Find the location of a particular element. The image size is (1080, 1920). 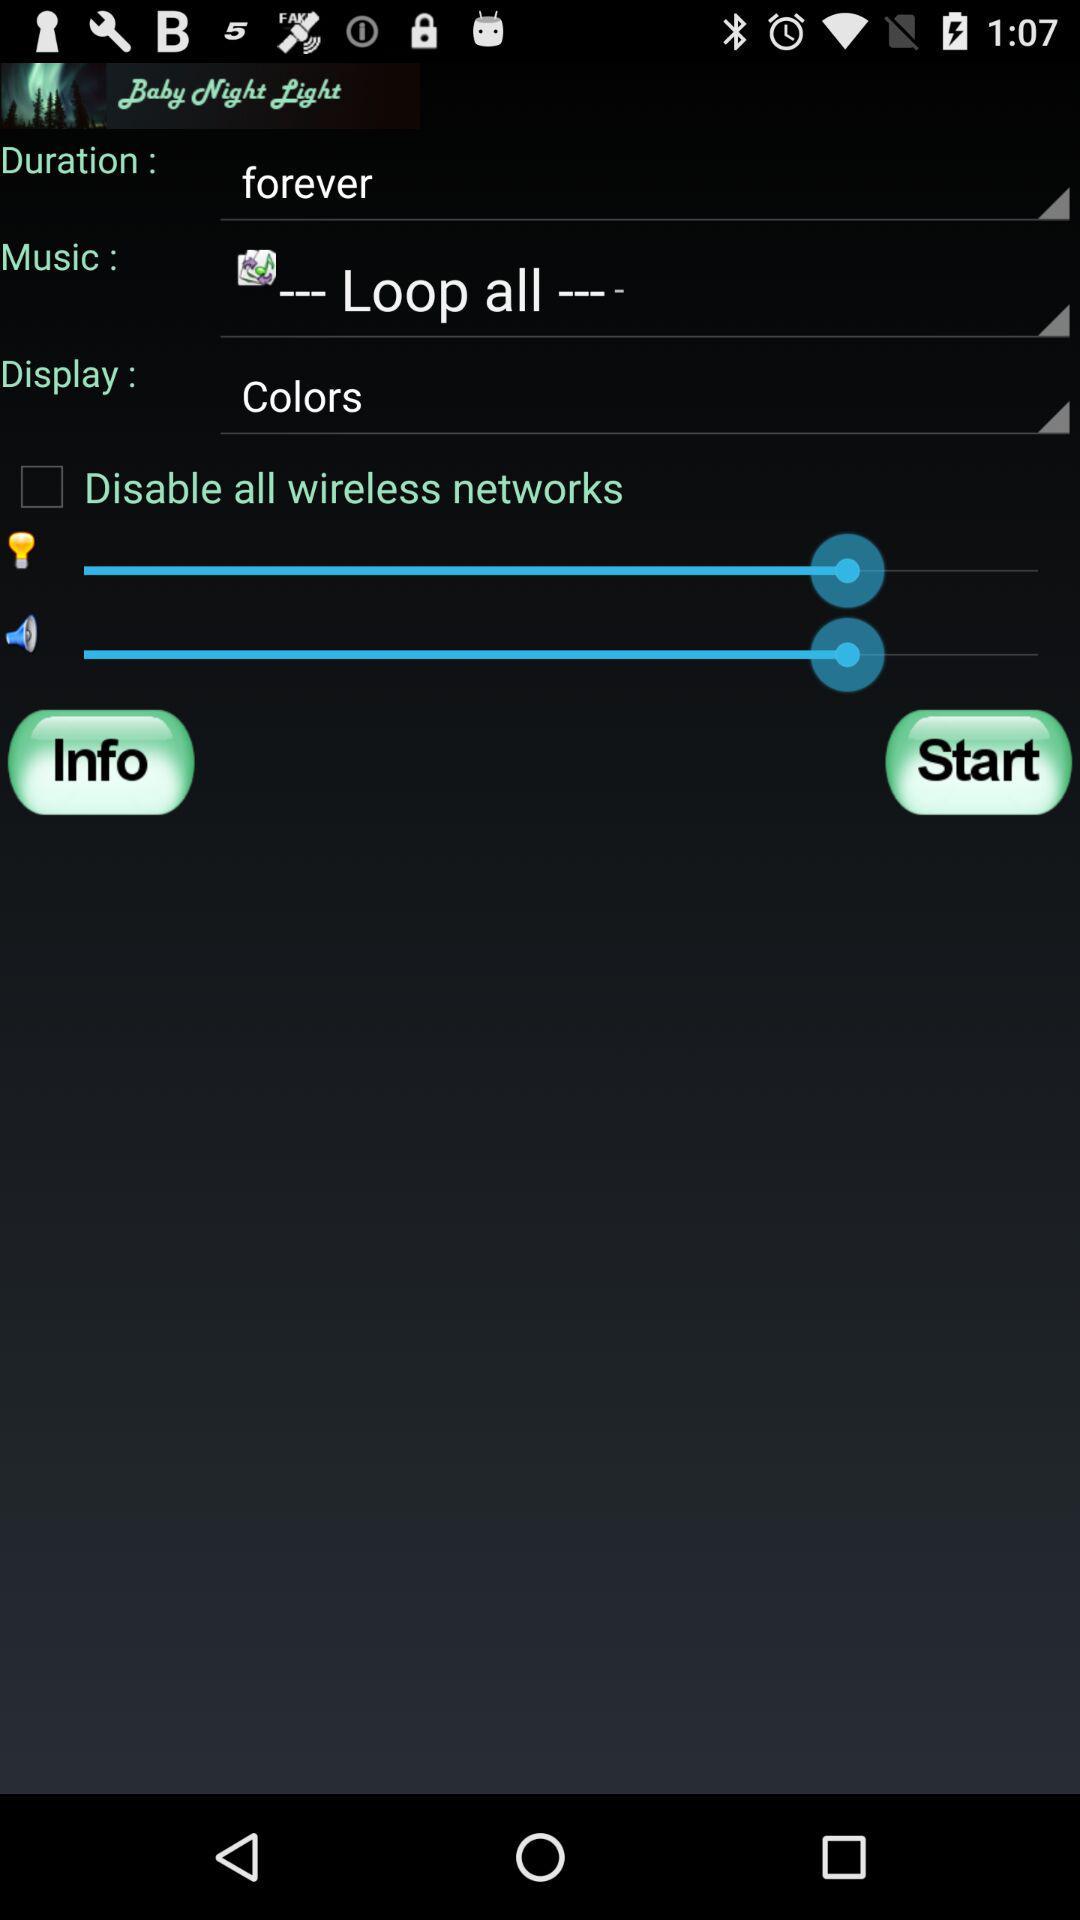

the button having the text start is located at coordinates (978, 761).